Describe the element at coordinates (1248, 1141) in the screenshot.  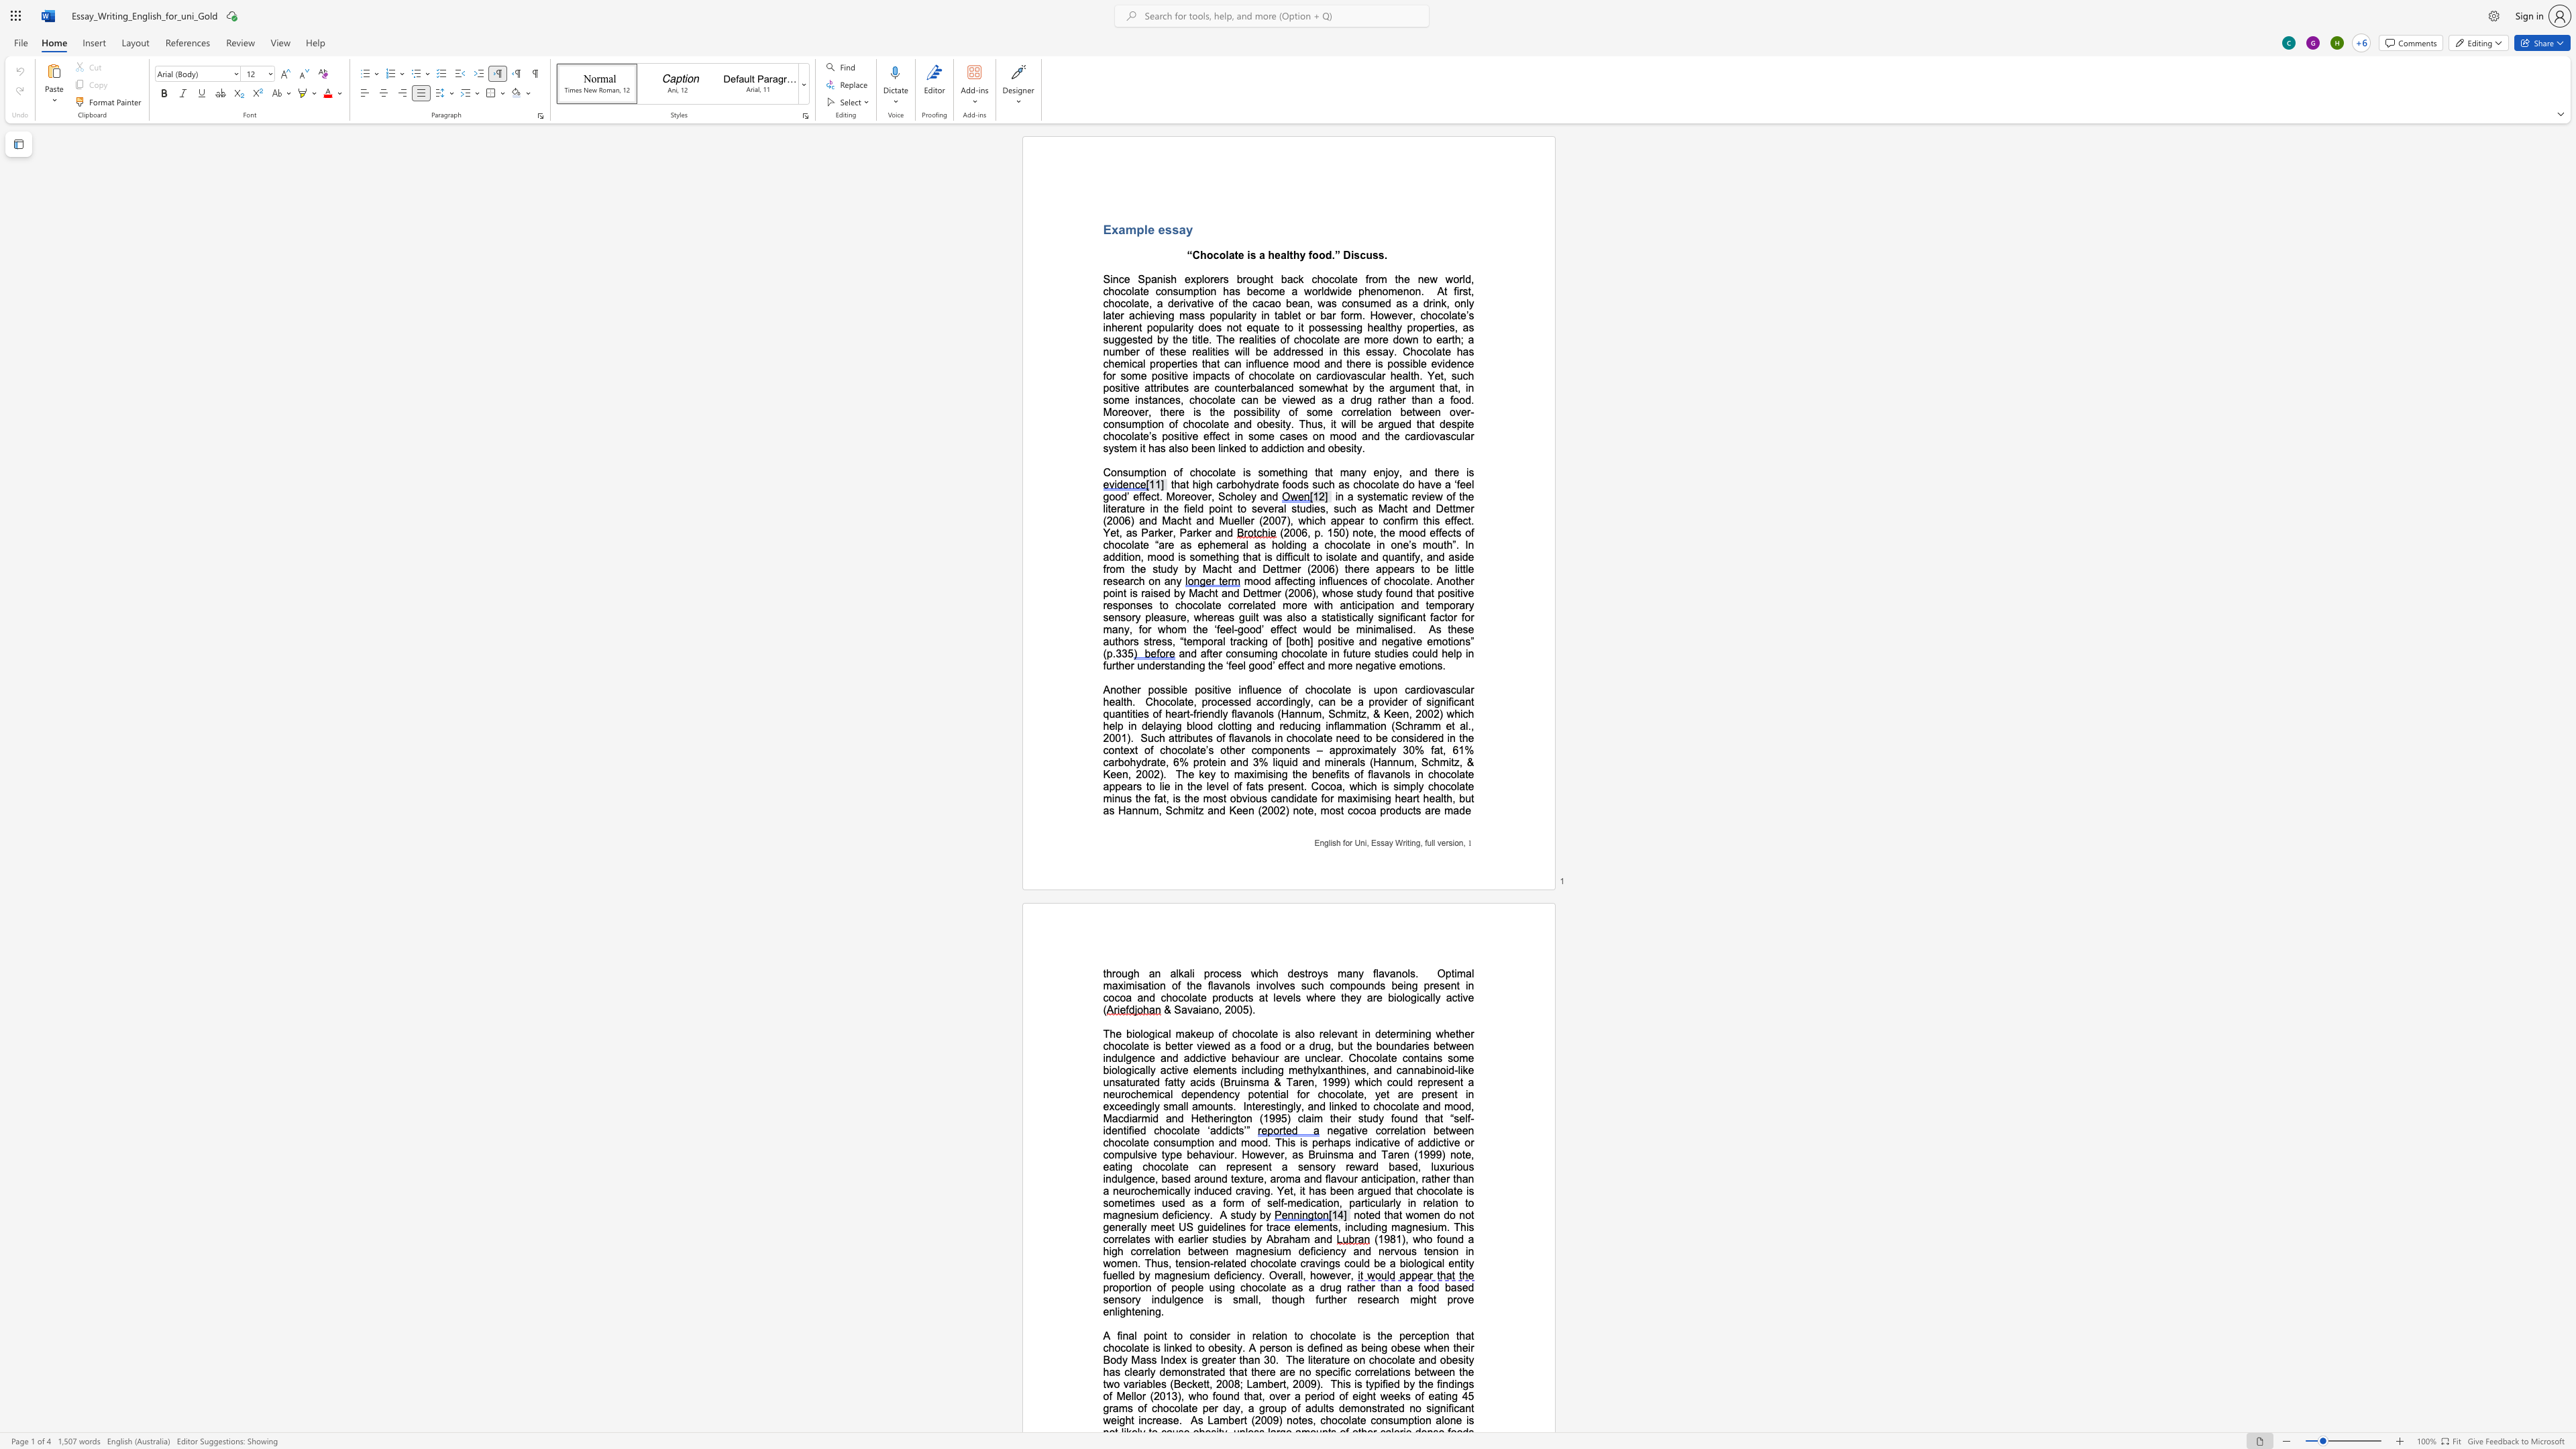
I see `the space between the continuous character "m" and "o" in the text` at that location.